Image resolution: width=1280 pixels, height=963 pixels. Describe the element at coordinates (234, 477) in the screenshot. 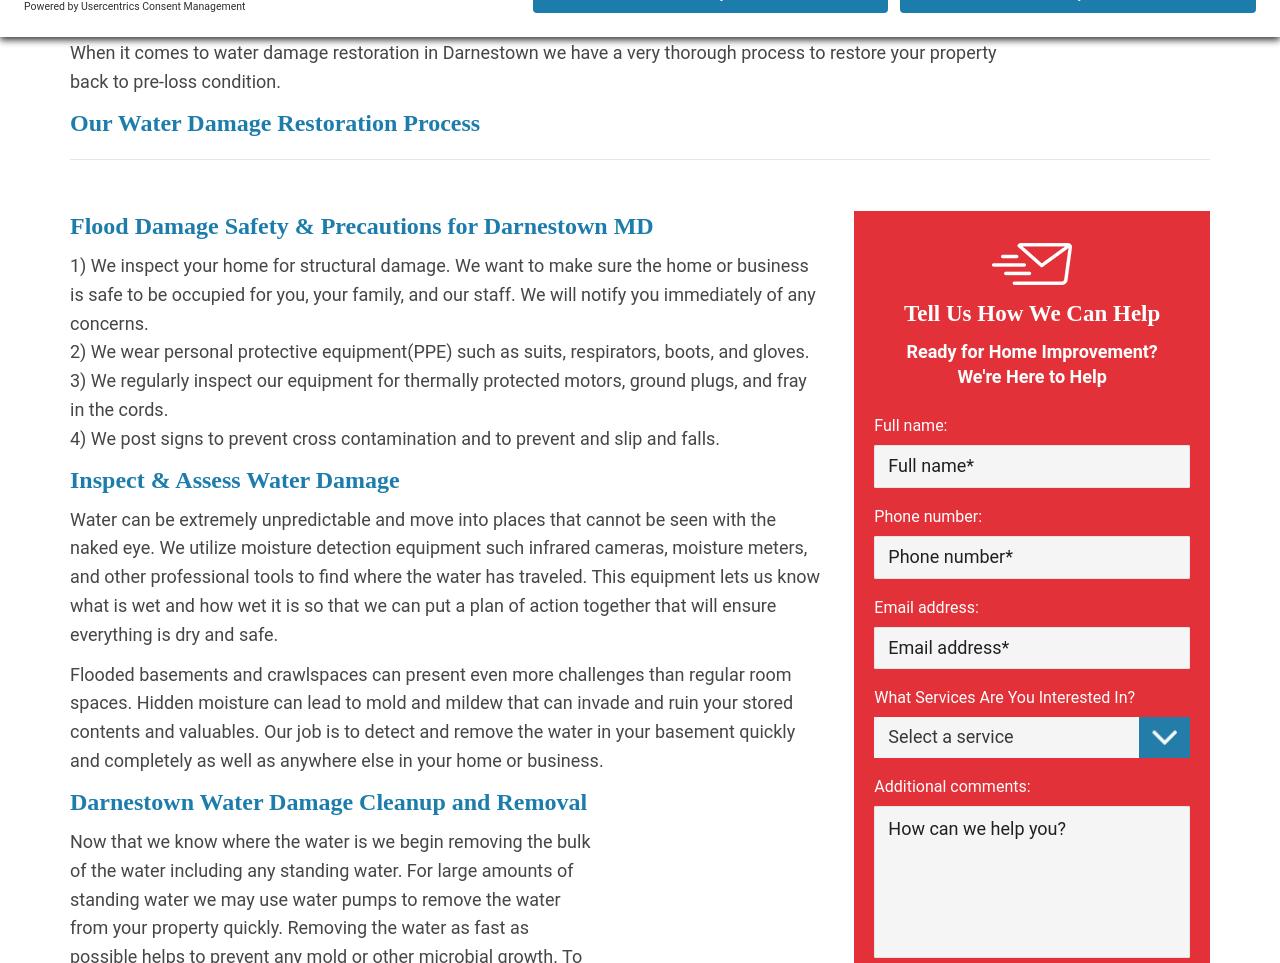

I see `'Inspect & Assess Water Damage'` at that location.